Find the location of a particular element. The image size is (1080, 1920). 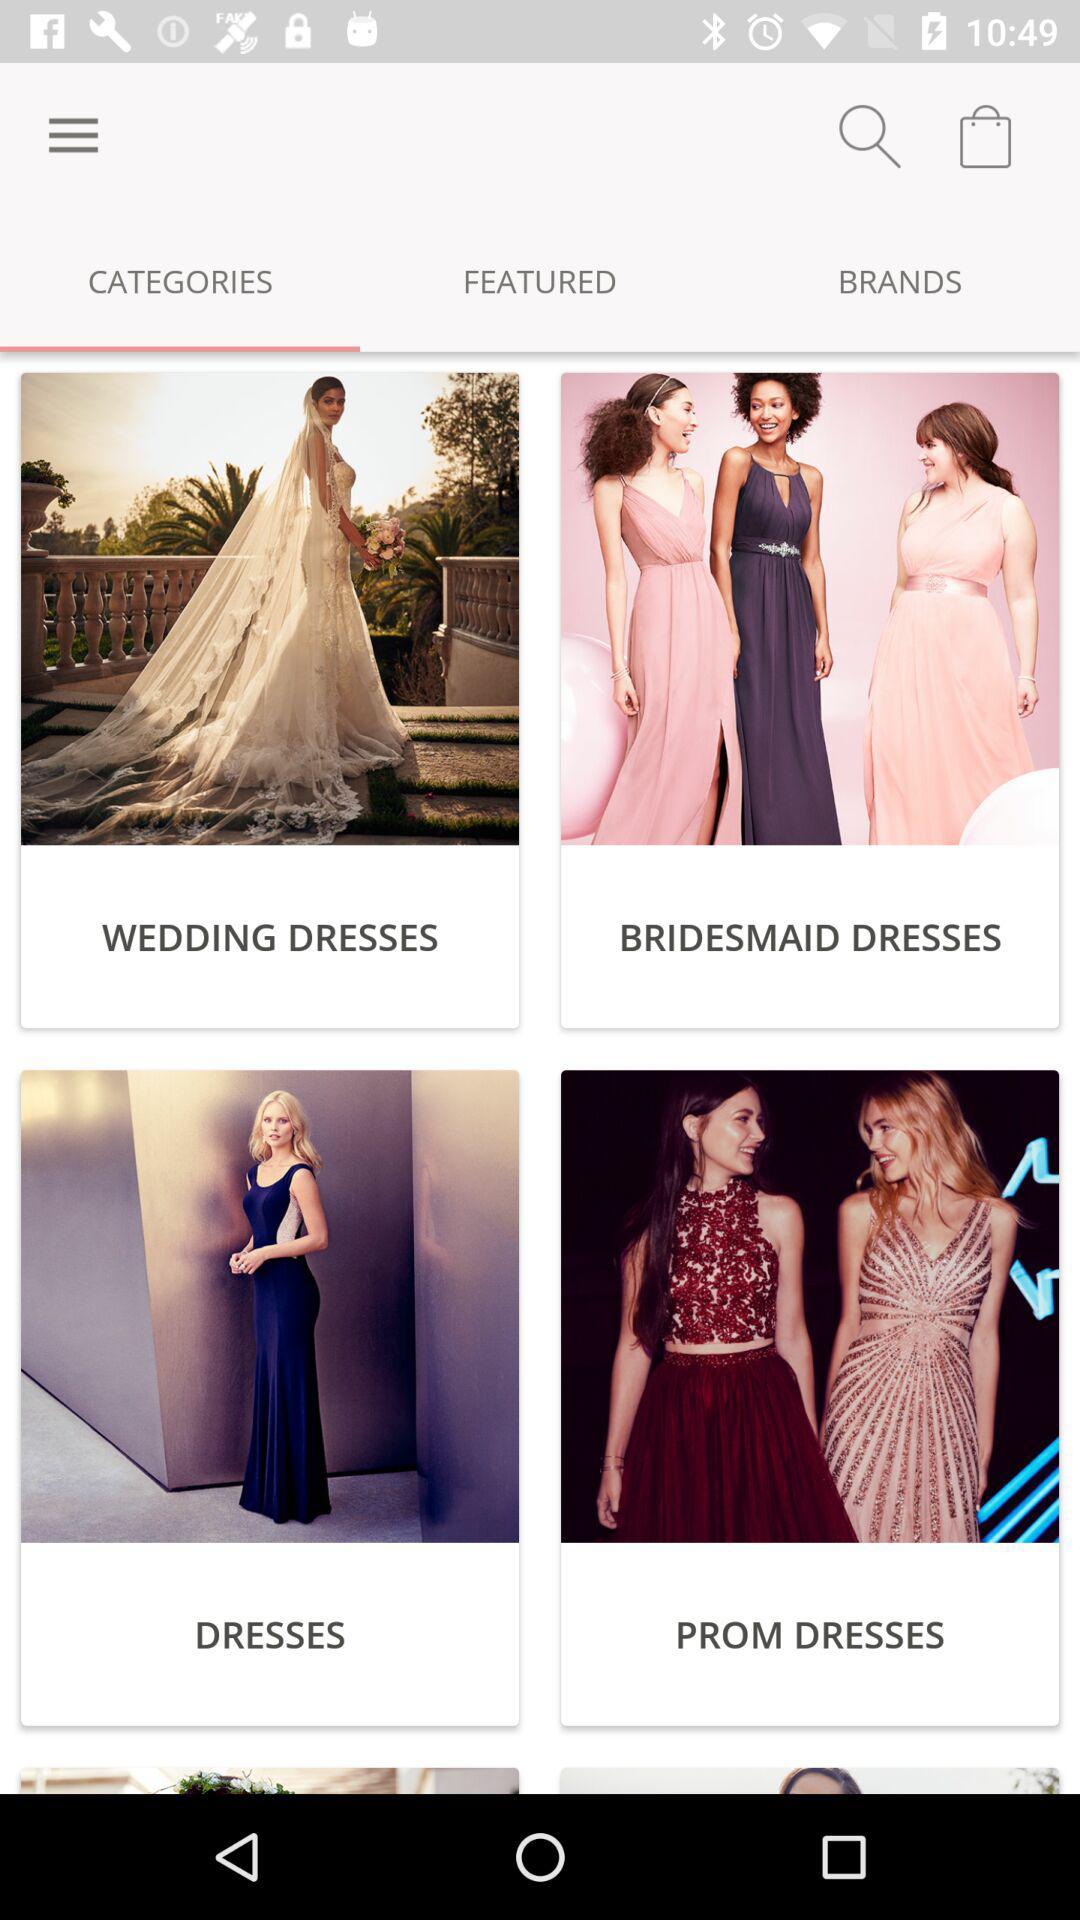

the brands is located at coordinates (898, 279).